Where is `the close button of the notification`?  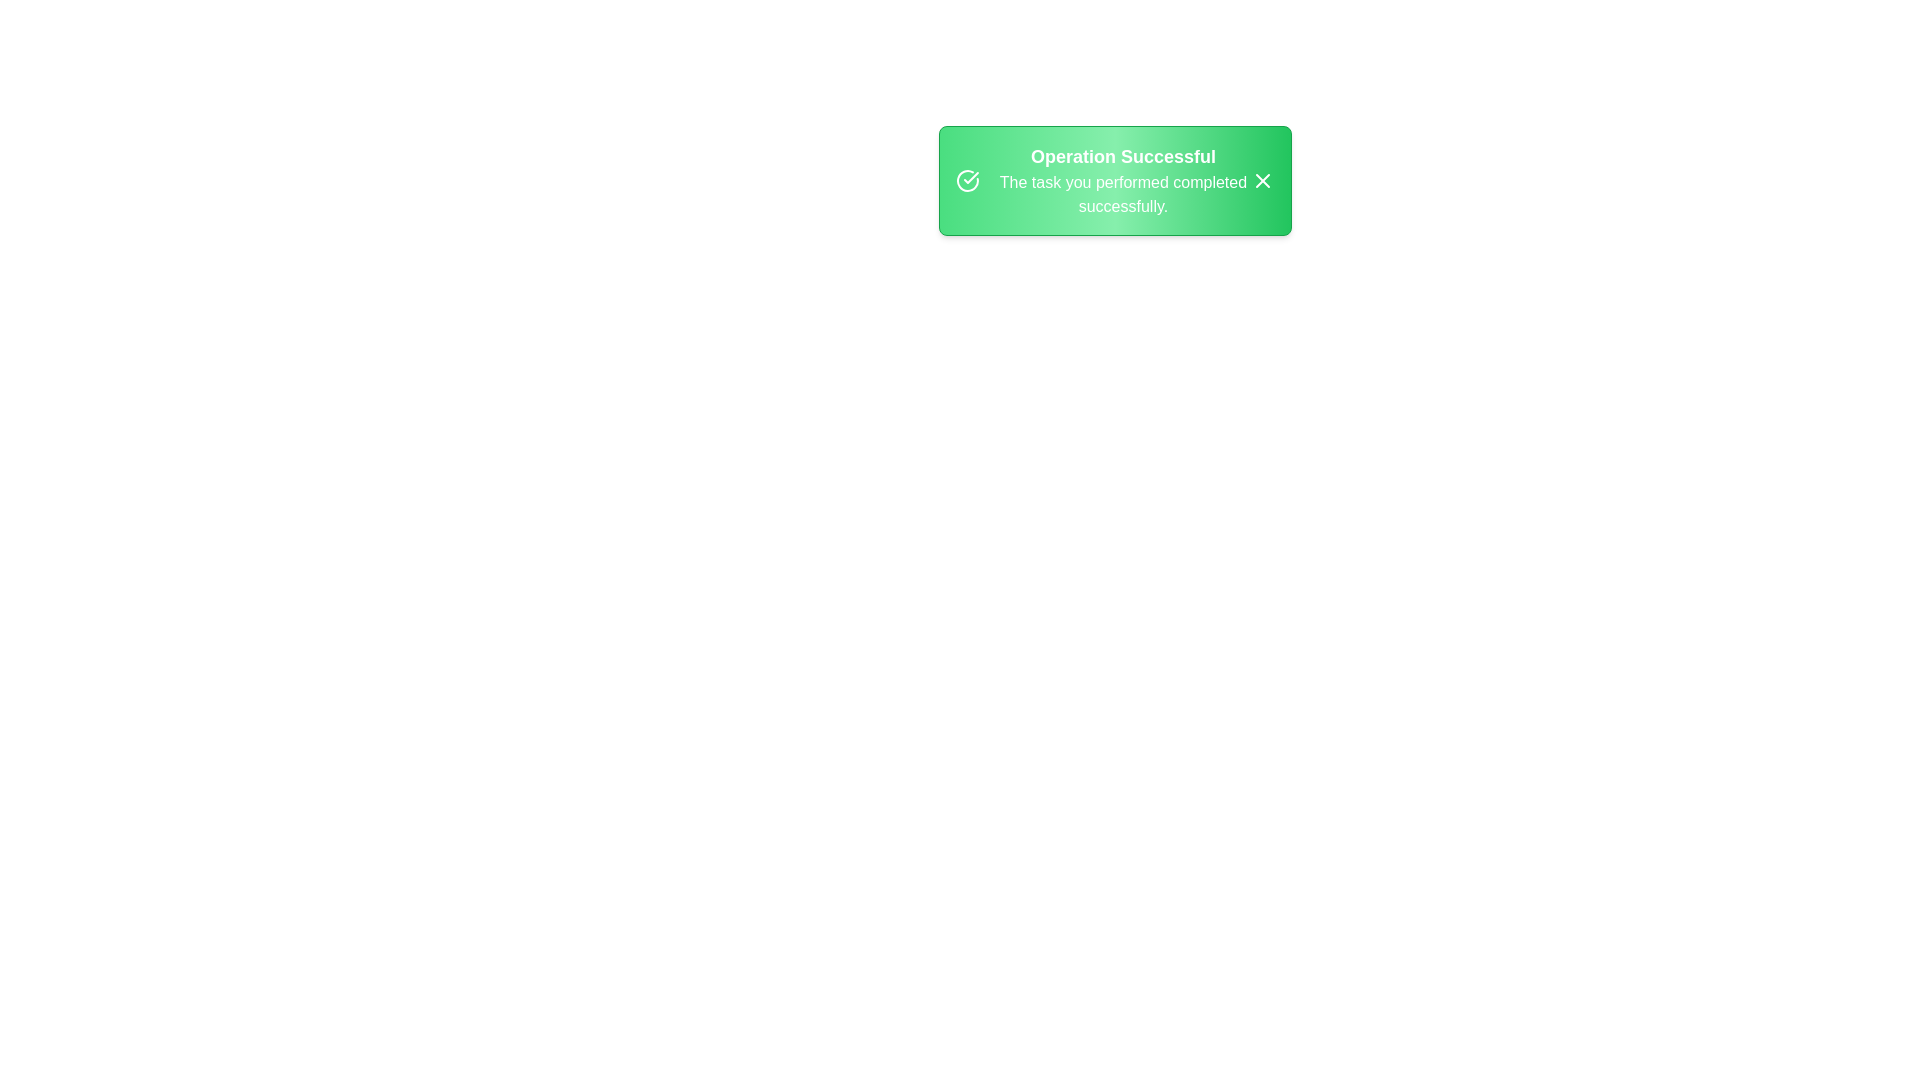 the close button of the notification is located at coordinates (1261, 181).